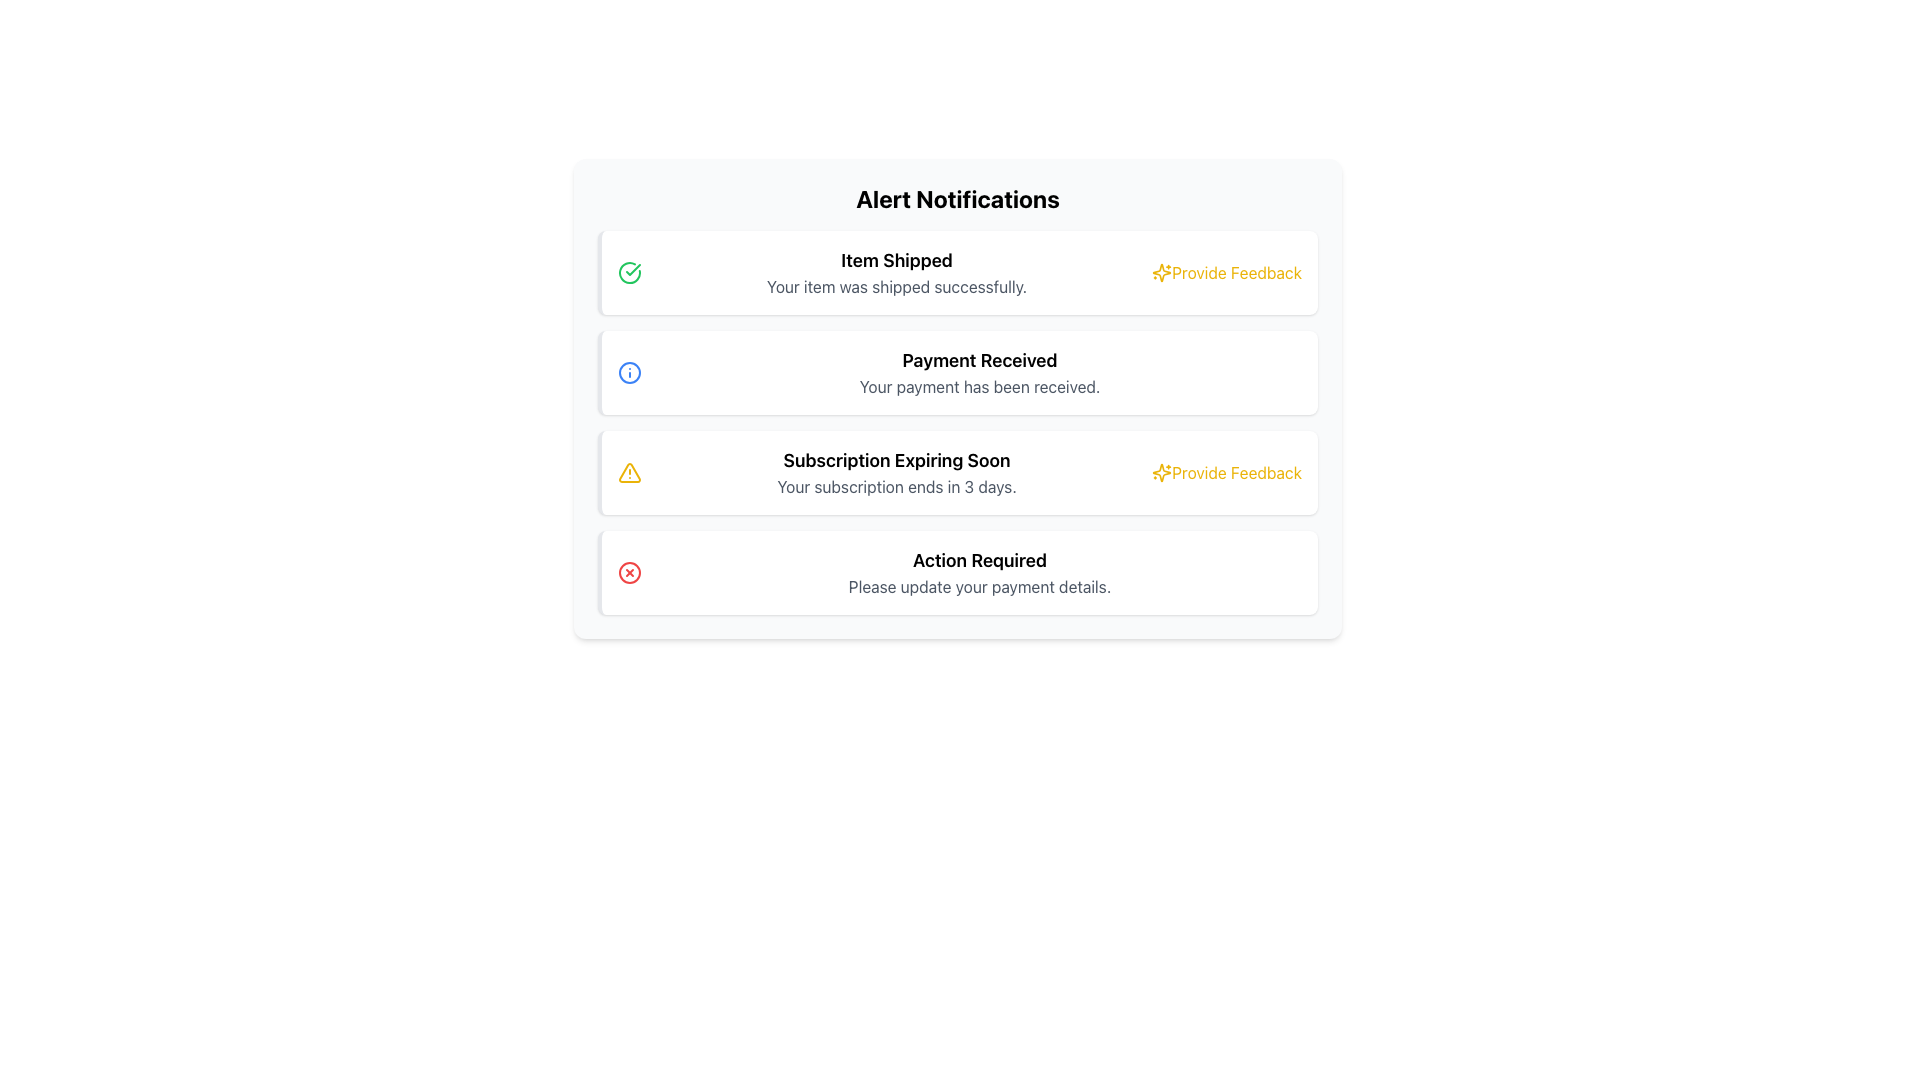 This screenshot has height=1080, width=1920. What do you see at coordinates (1226, 273) in the screenshot?
I see `the feedback button located at the right end of the 'Item Shipped' notification box` at bounding box center [1226, 273].